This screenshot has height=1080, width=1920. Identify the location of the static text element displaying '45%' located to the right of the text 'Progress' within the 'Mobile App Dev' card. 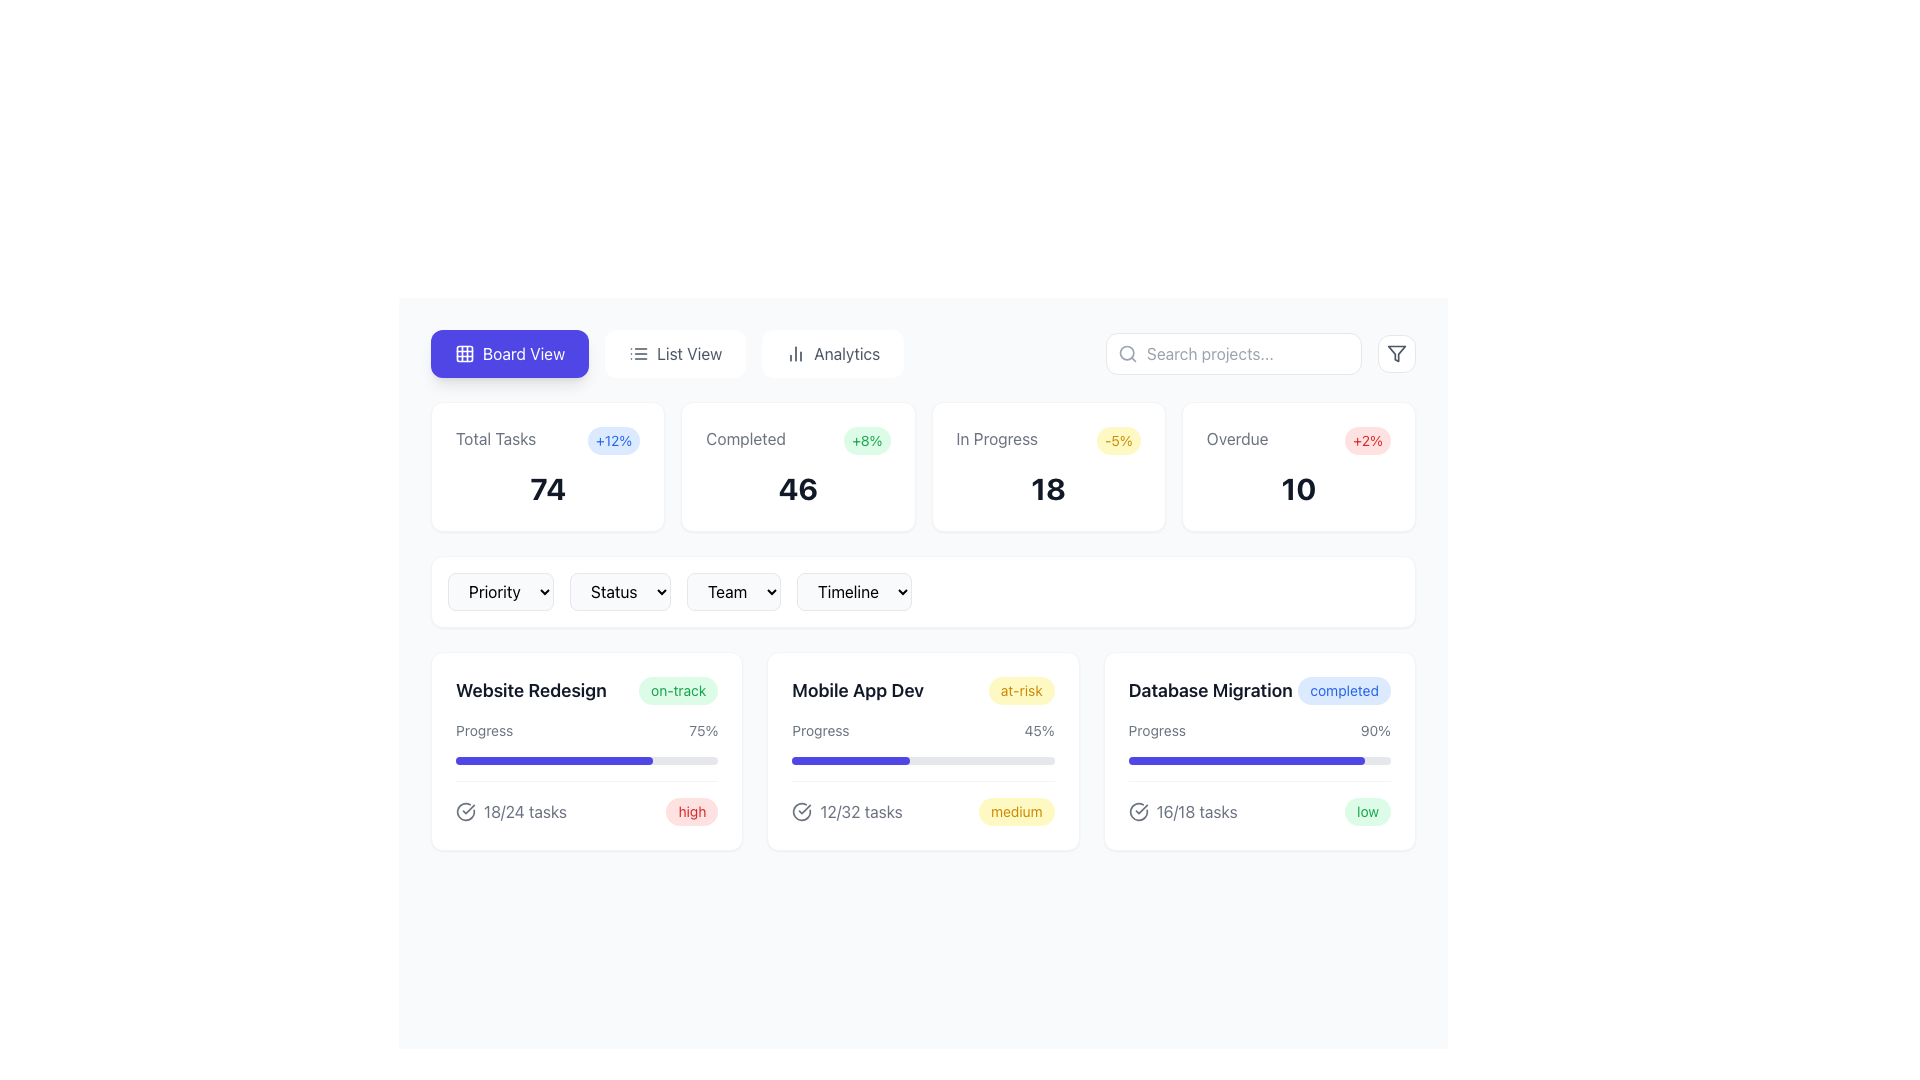
(1039, 731).